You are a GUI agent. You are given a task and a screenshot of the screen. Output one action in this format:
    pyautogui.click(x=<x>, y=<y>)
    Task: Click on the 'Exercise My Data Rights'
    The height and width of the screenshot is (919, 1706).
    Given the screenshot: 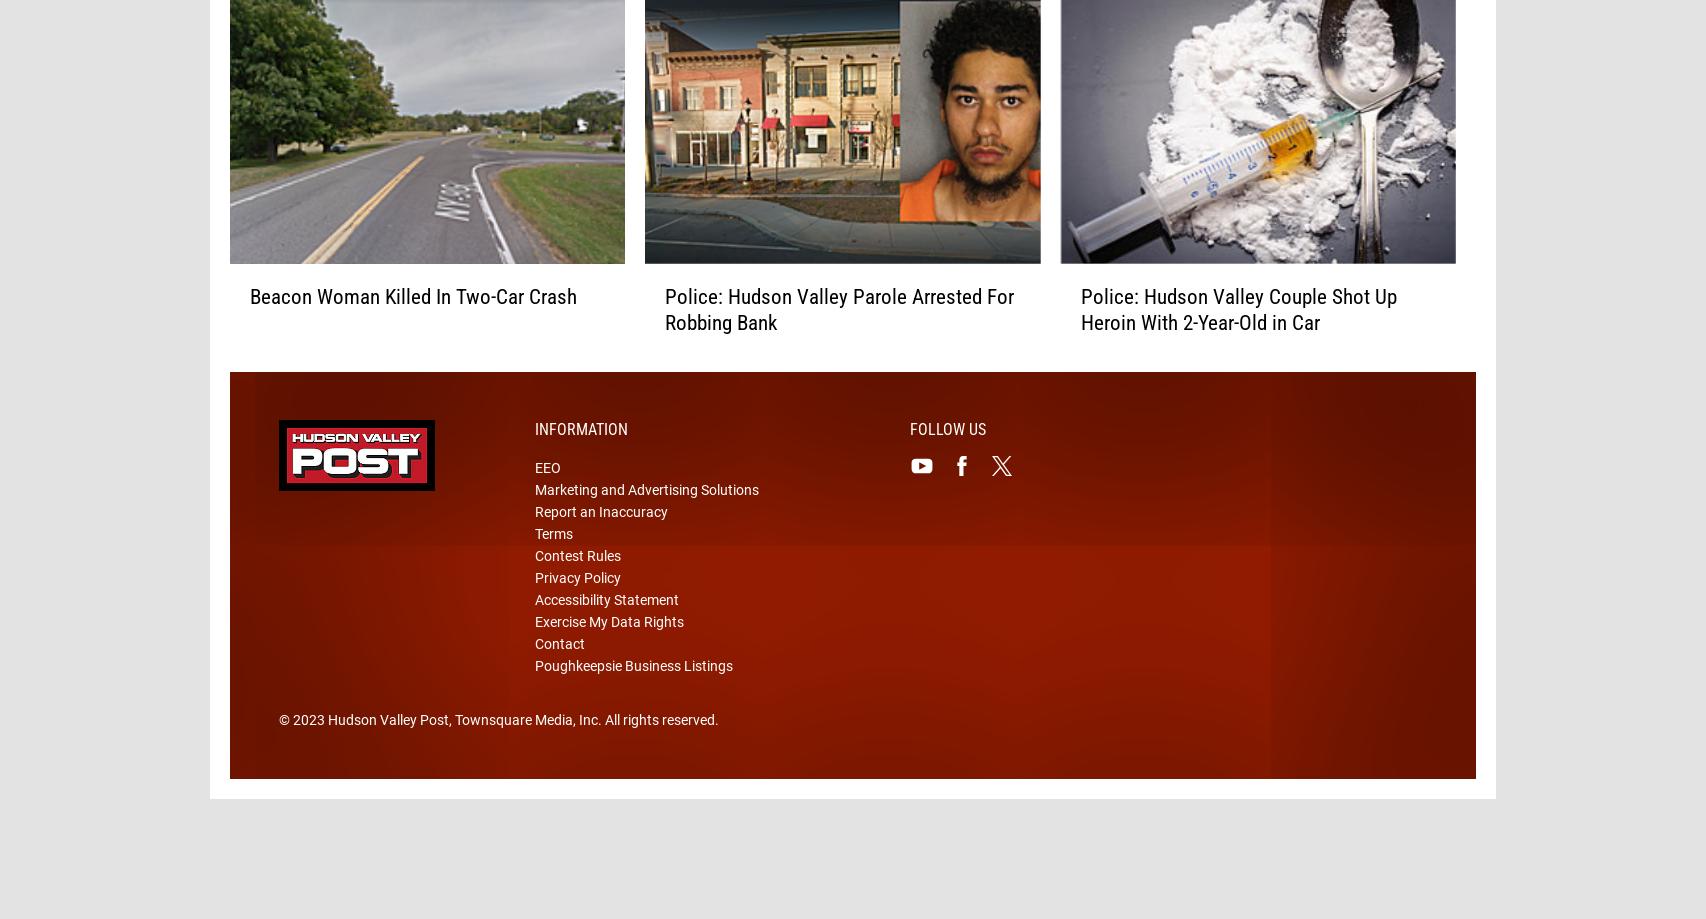 What is the action you would take?
    pyautogui.click(x=608, y=652)
    